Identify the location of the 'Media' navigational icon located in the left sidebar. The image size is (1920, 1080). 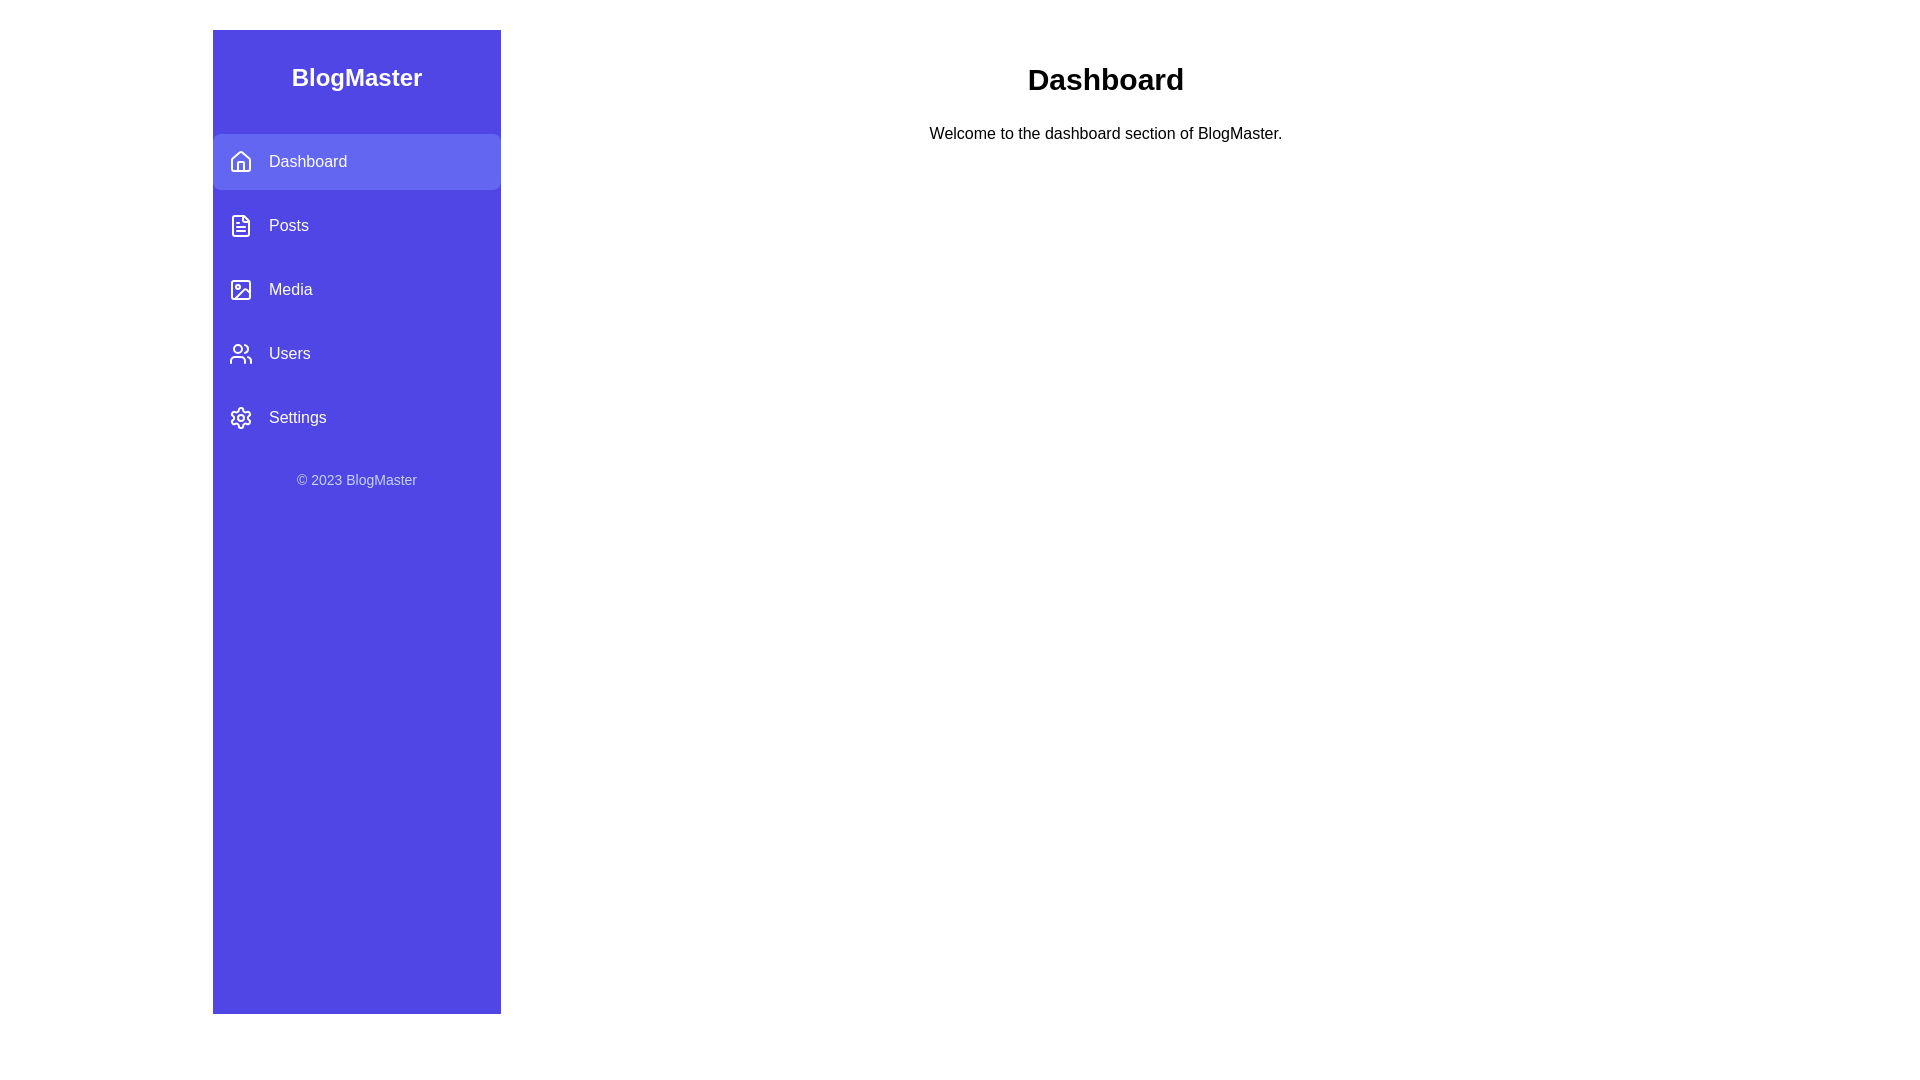
(240, 289).